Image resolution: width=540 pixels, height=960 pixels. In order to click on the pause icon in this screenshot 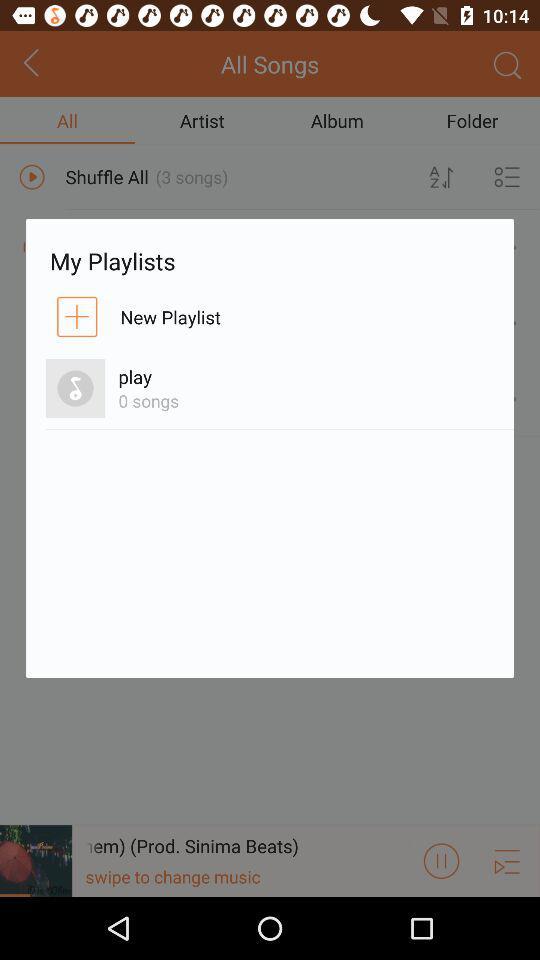, I will do `click(441, 921)`.